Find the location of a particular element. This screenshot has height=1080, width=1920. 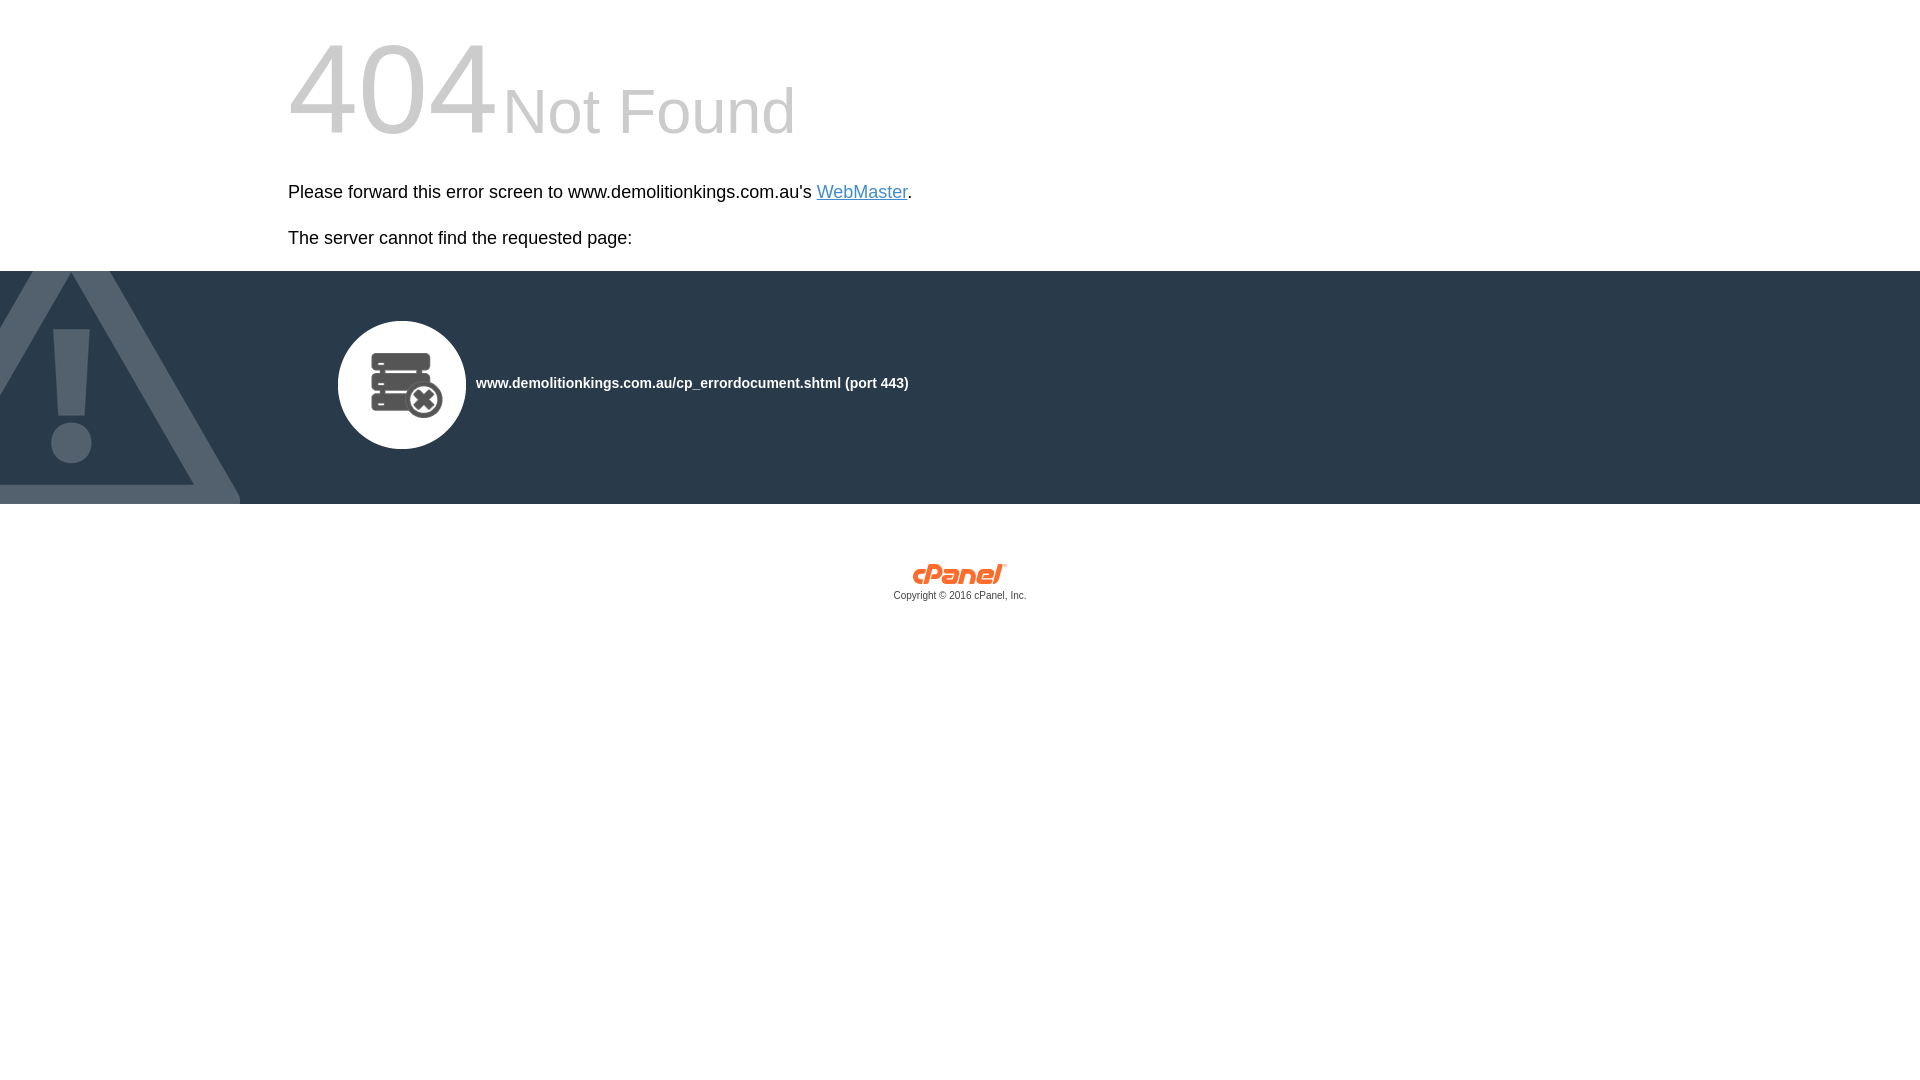

'WebMaster' is located at coordinates (862, 192).